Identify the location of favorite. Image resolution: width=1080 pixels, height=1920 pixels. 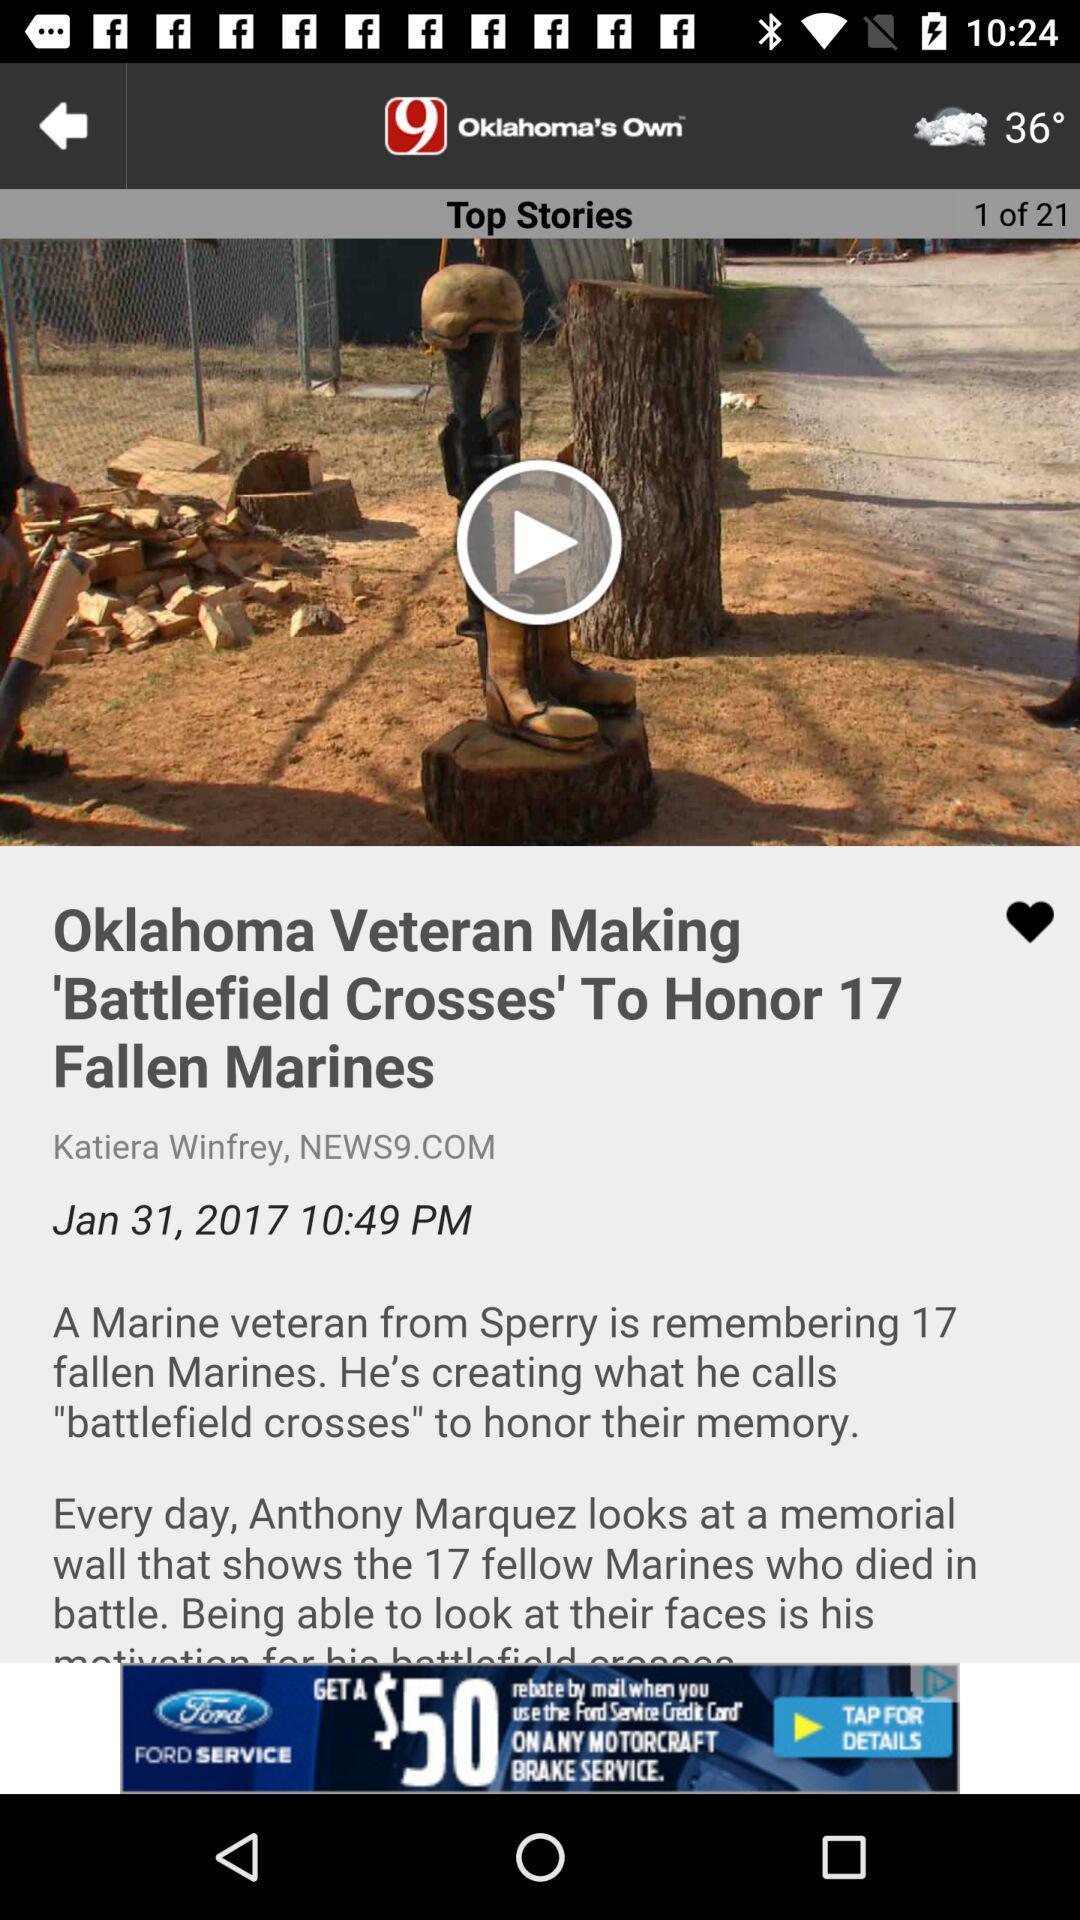
(1017, 921).